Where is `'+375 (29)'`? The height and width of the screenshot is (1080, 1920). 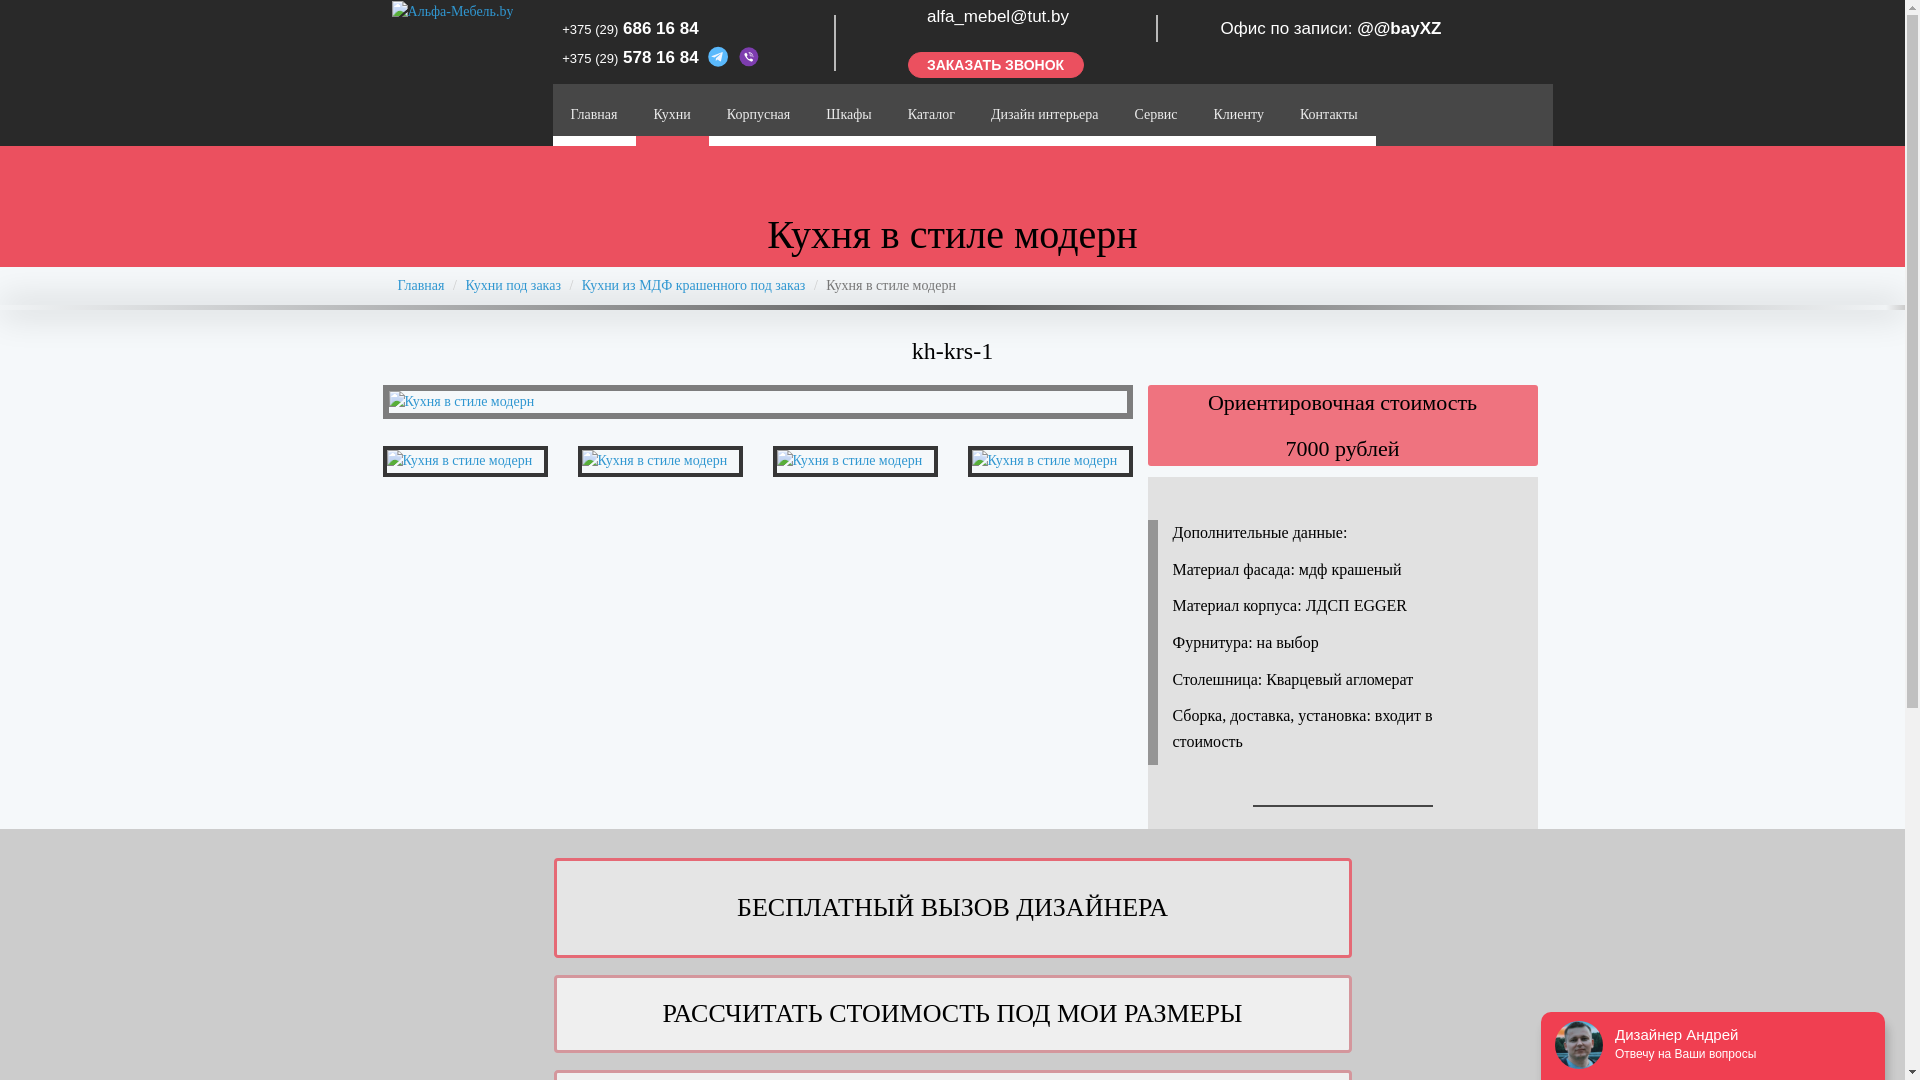 '+375 (29)' is located at coordinates (589, 29).